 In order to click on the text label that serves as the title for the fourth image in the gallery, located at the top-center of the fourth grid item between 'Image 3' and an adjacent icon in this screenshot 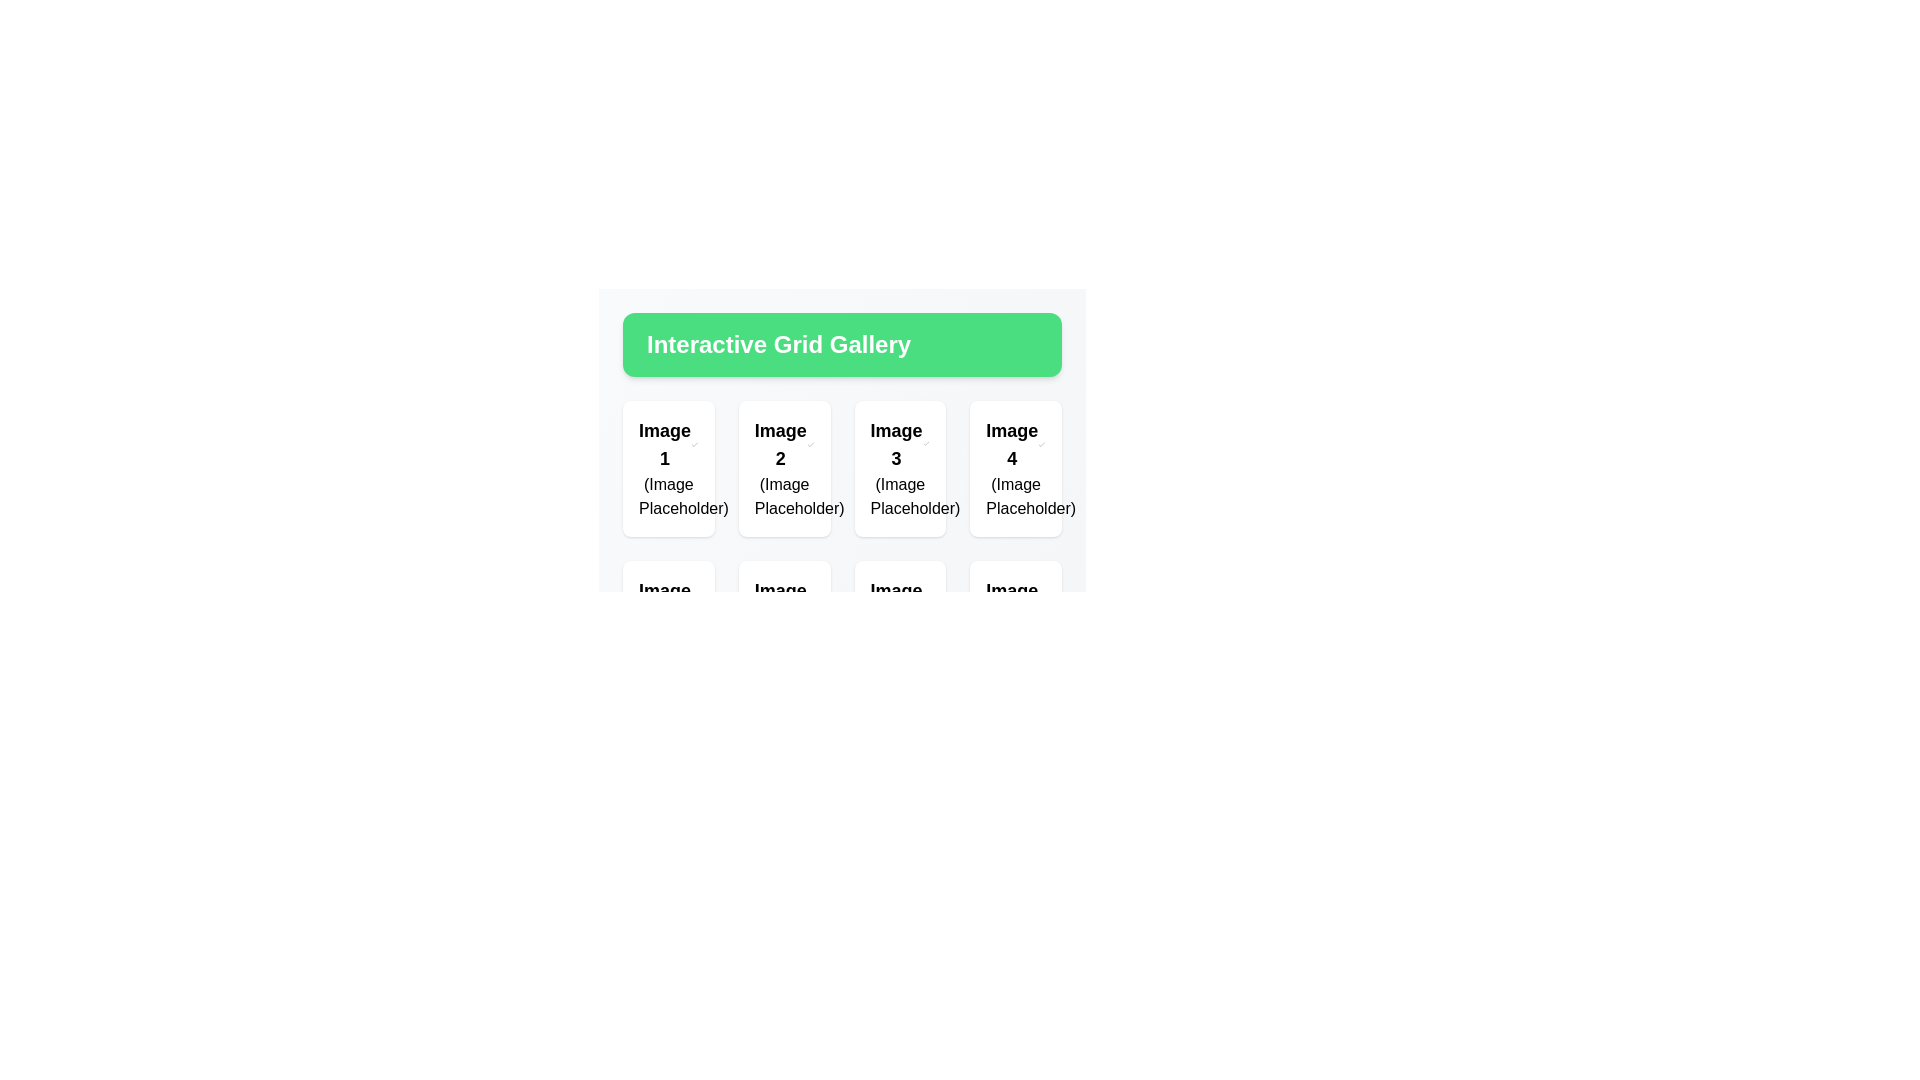, I will do `click(1012, 443)`.